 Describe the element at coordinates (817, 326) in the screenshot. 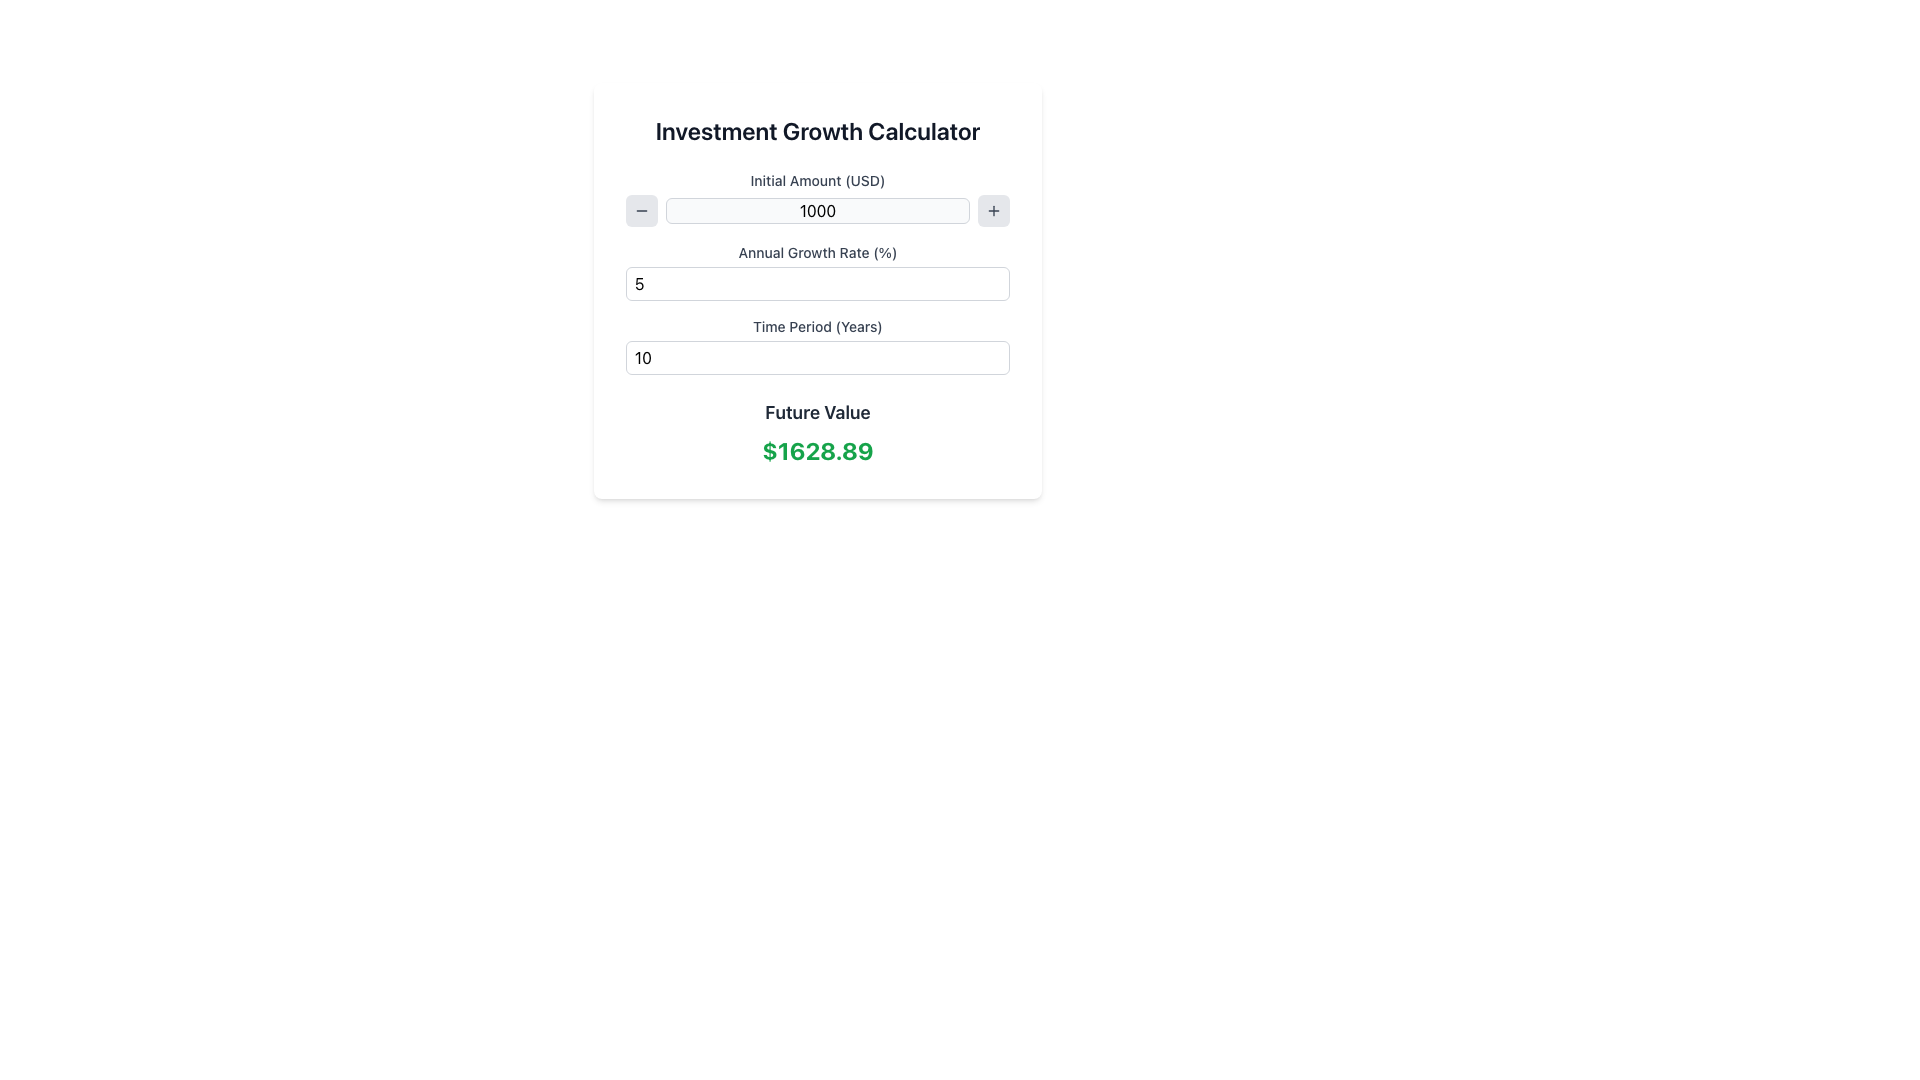

I see `the static text label that indicates 'Time Period (Years)', located above the number input field set to '10'` at that location.